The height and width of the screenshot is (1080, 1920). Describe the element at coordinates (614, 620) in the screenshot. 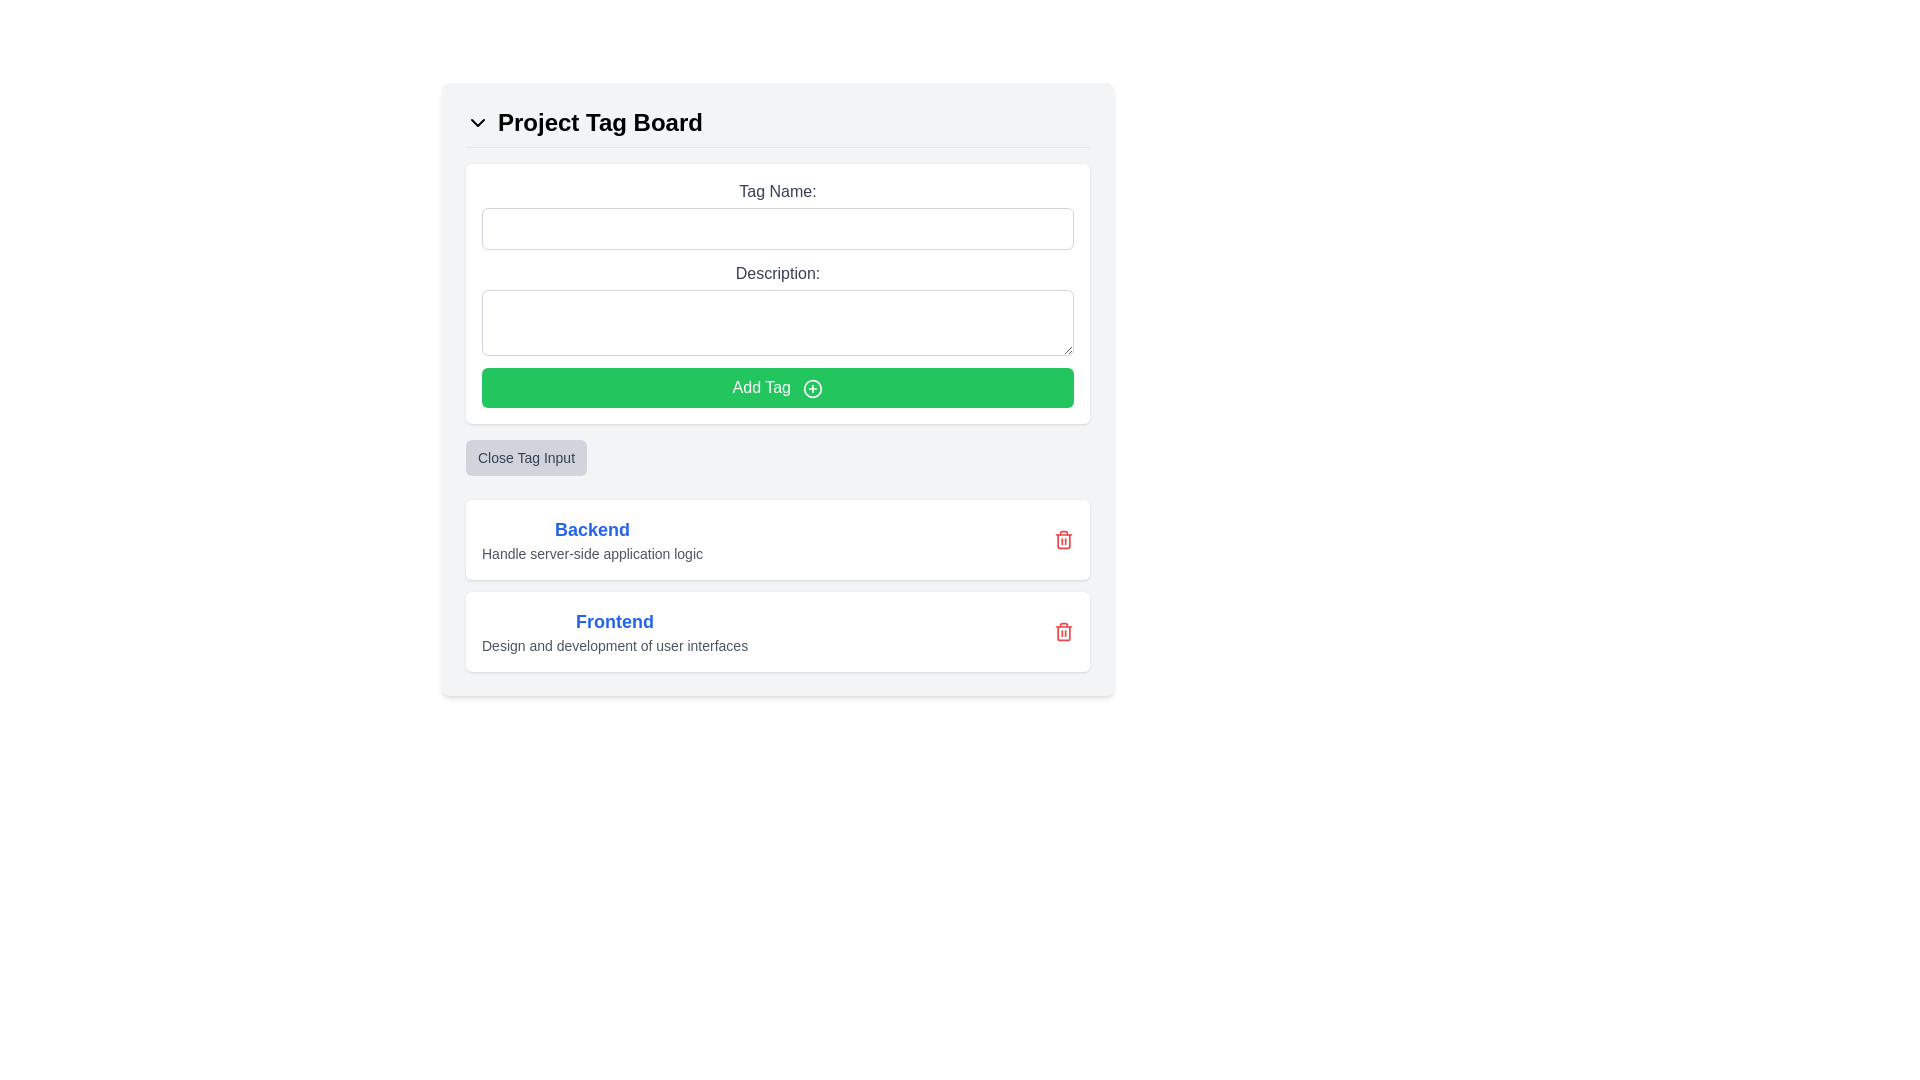

I see `the header text that categorizes and summarizes the tasks related to frontend design and development, located below the 'Backend' section` at that location.